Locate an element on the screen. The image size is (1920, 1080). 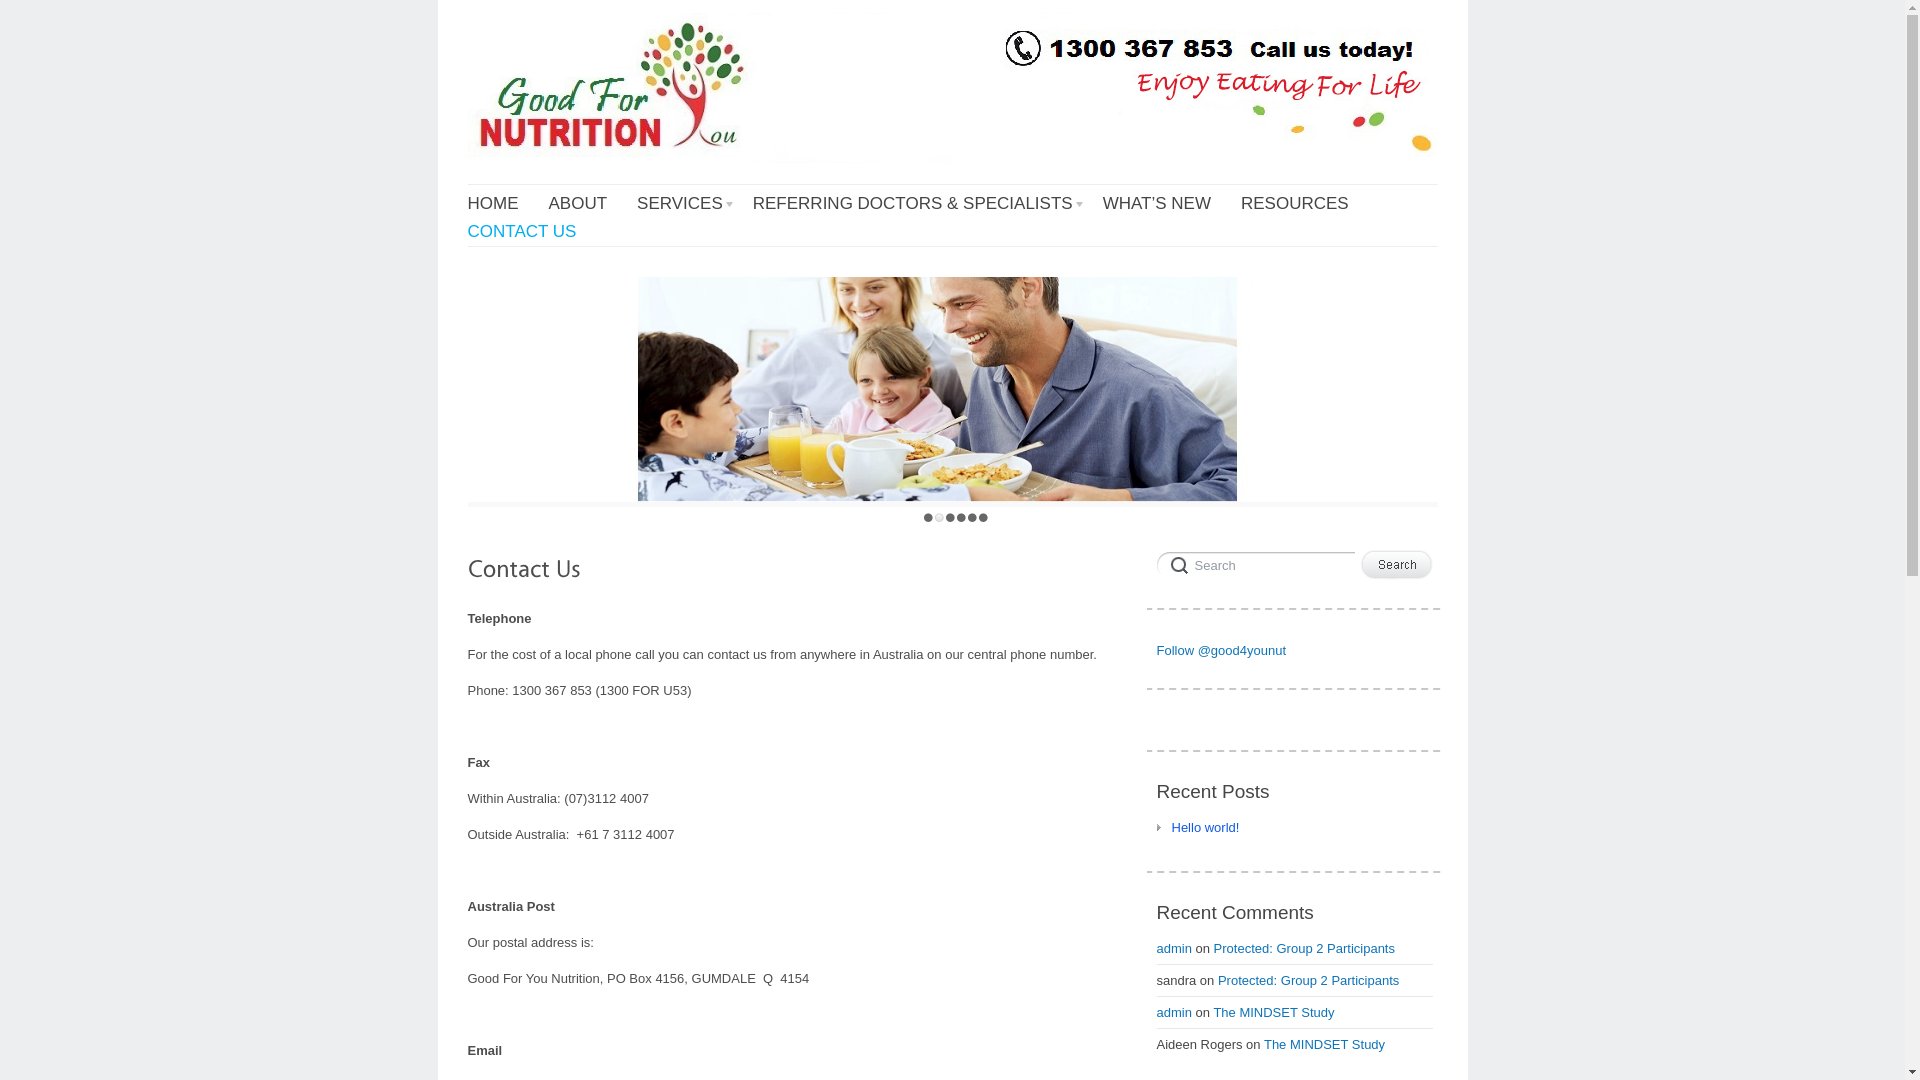
'1' is located at coordinates (927, 516).